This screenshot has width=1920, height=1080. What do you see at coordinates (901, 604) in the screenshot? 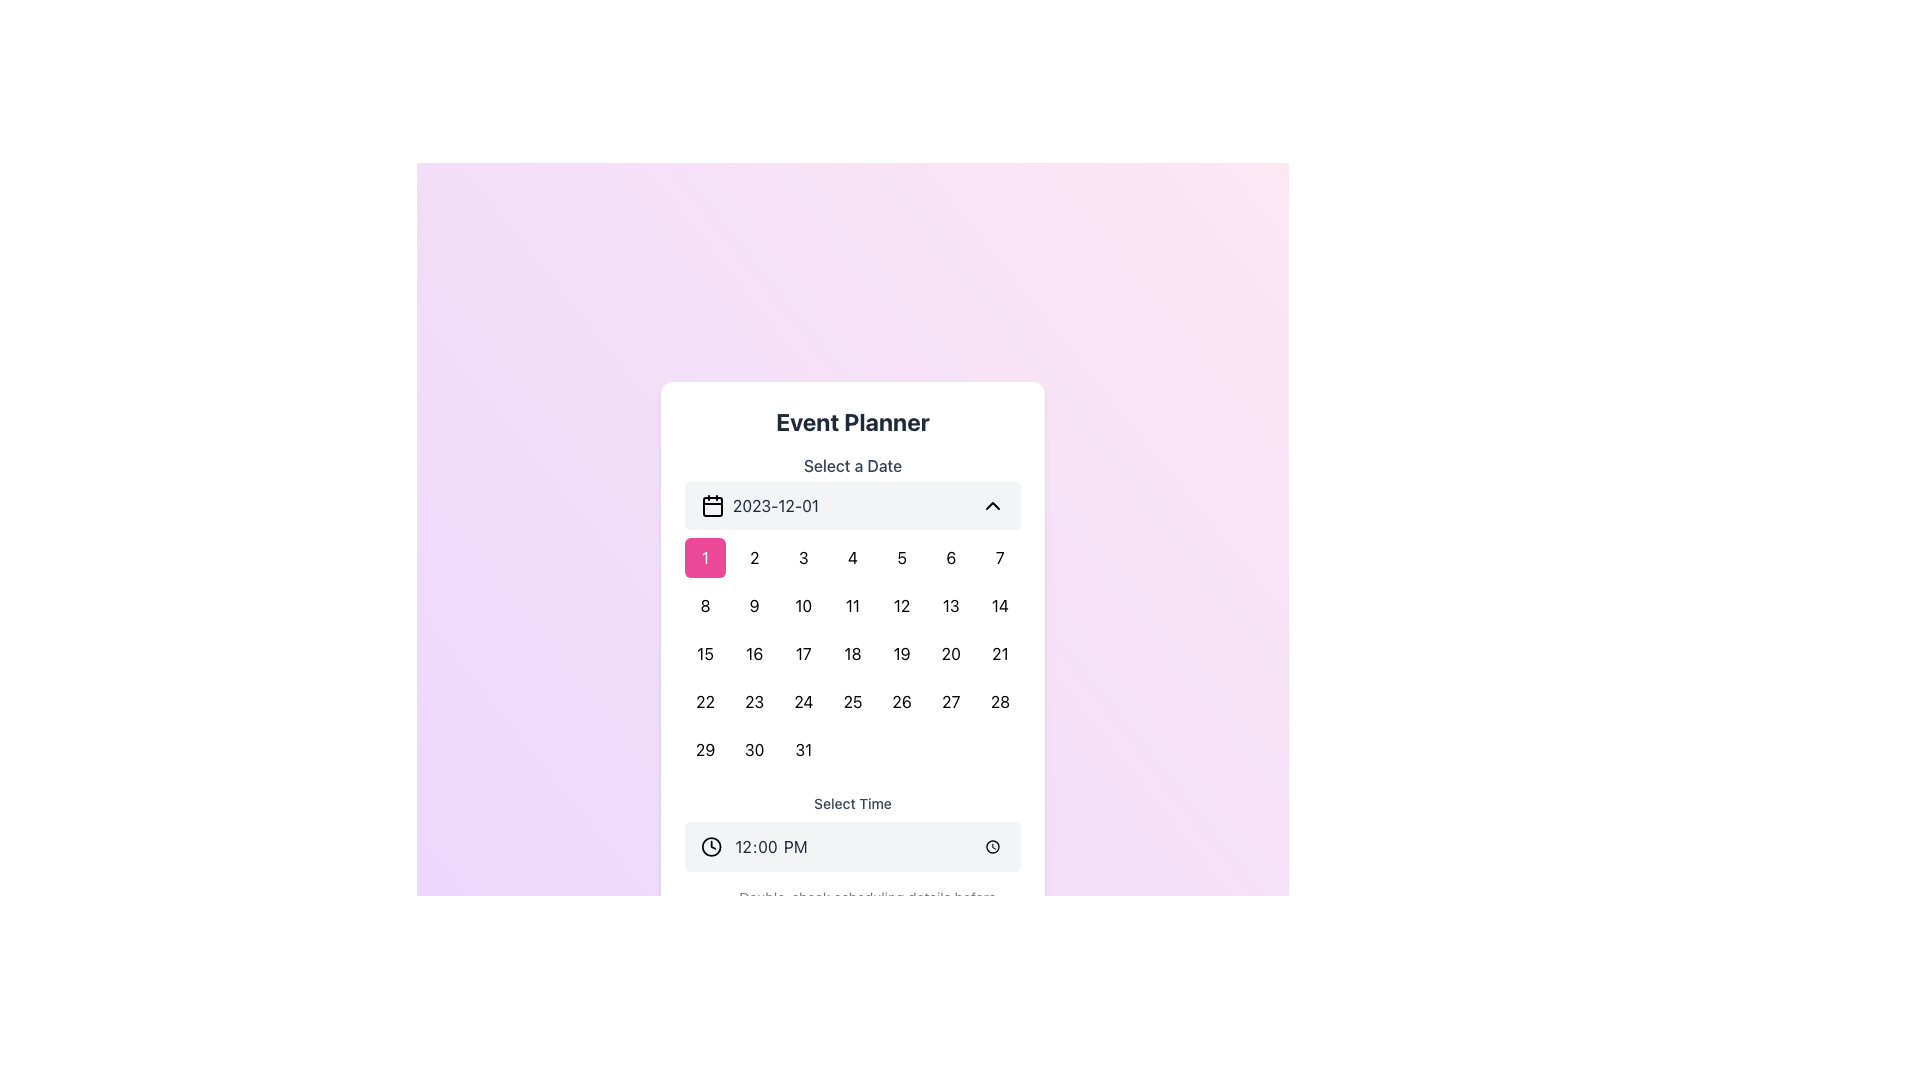
I see `the calendar button representing the 12th day of the month located in the second row and sixth column of the grid-like calendar interface` at bounding box center [901, 604].